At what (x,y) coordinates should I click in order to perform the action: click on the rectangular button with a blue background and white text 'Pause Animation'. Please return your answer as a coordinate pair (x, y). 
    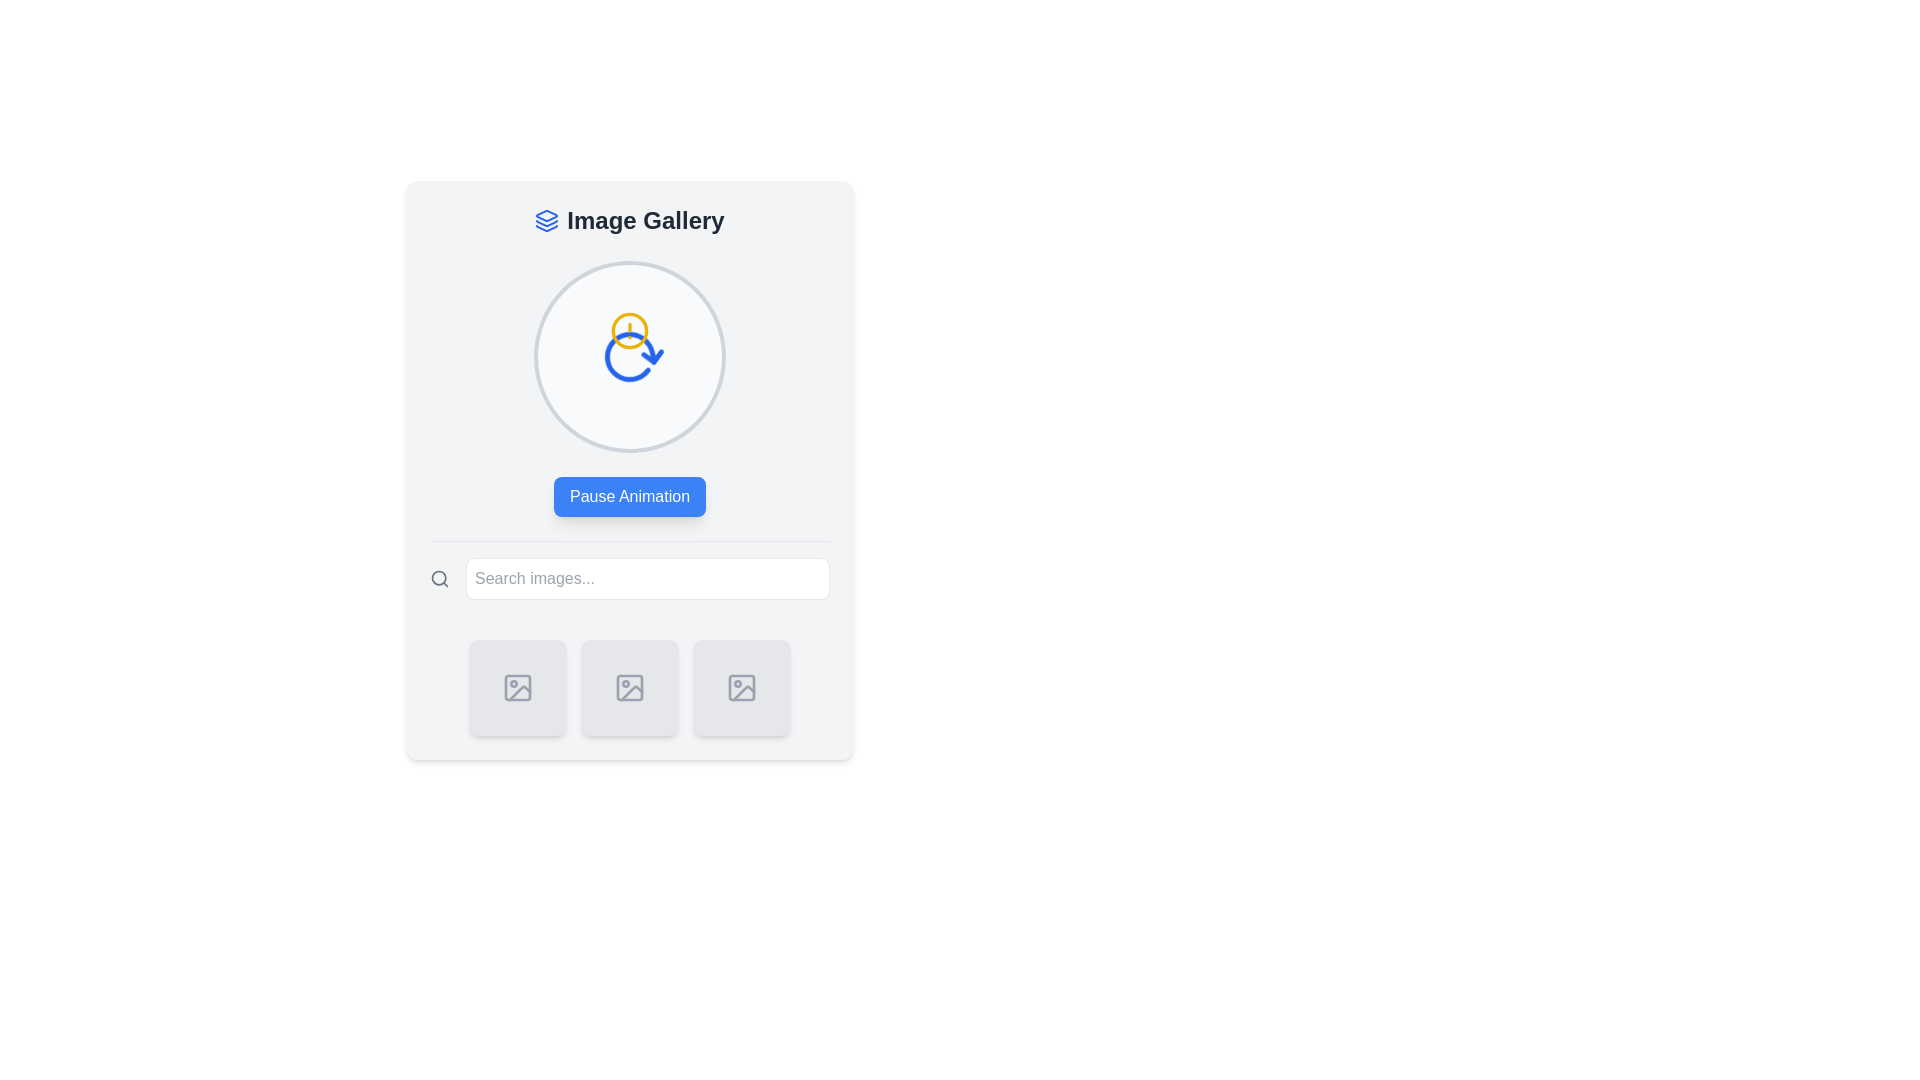
    Looking at the image, I should click on (628, 496).